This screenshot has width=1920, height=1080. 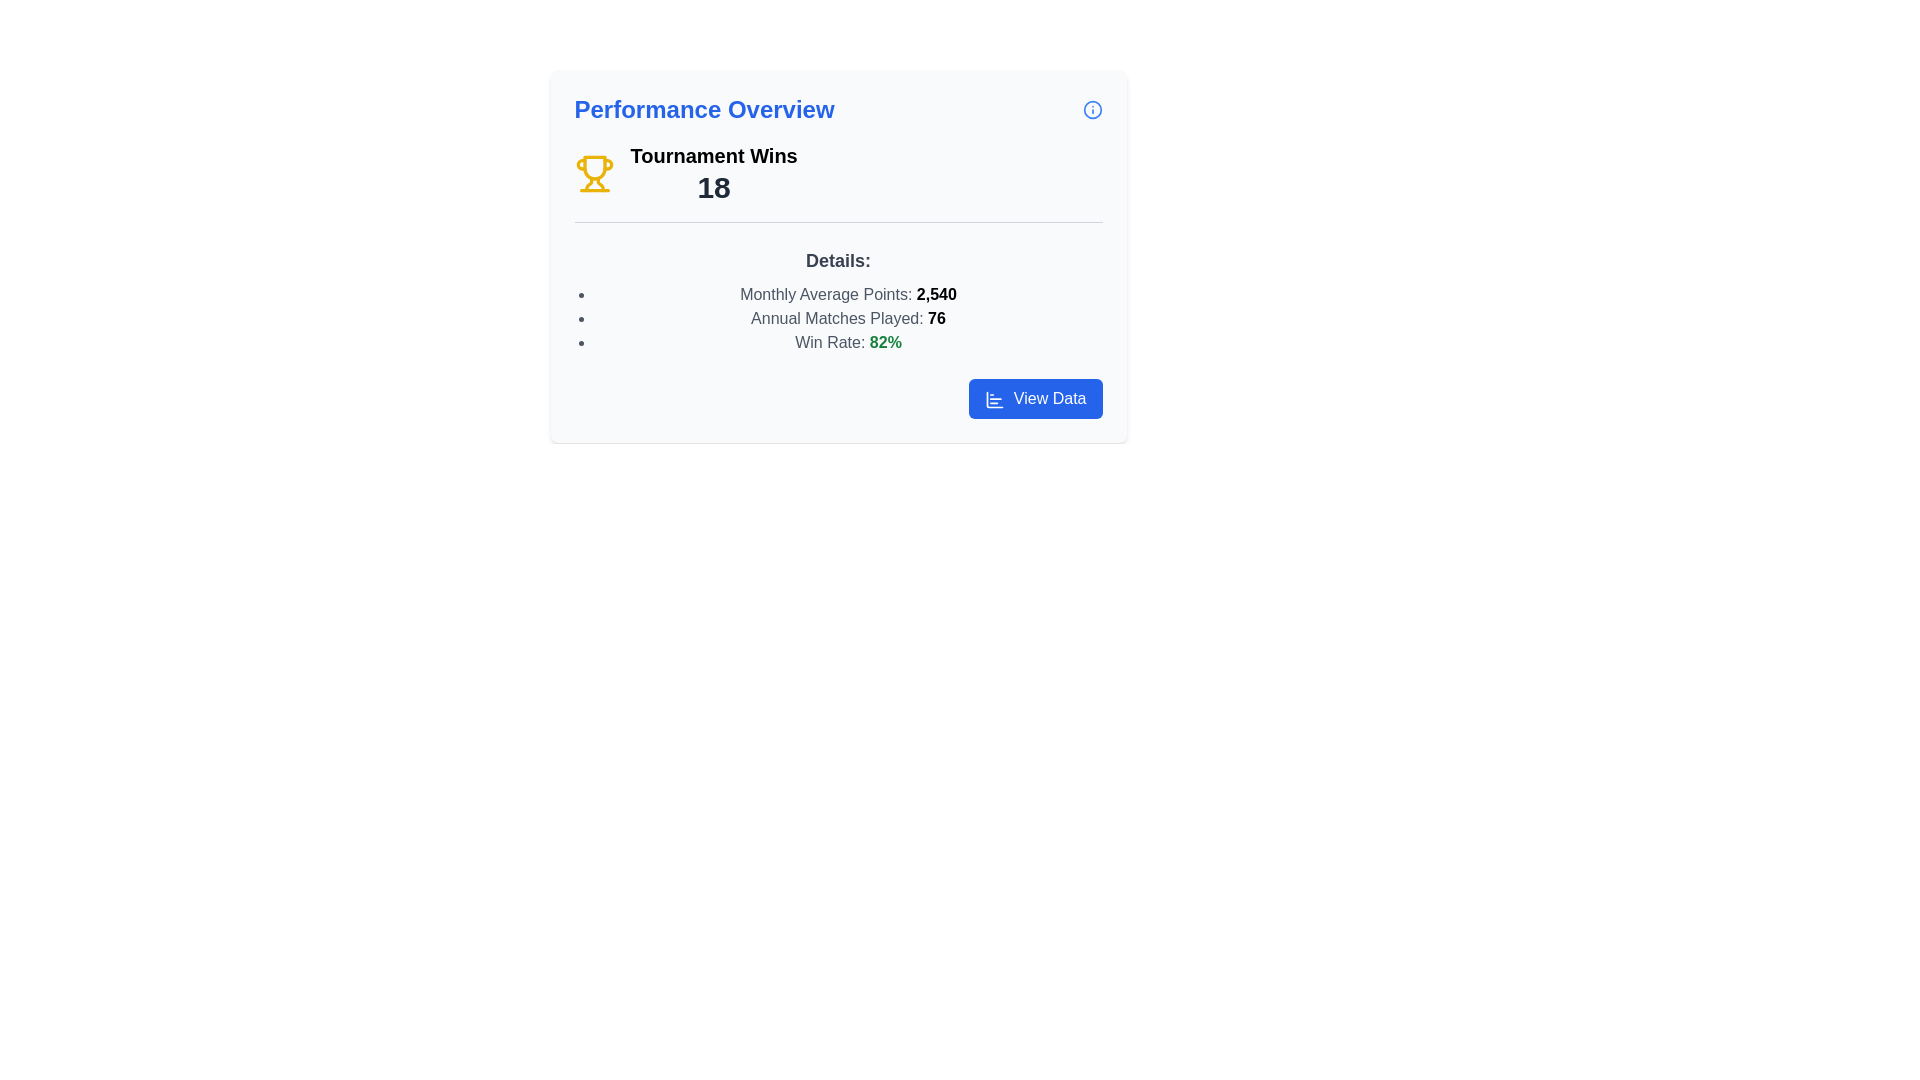 What do you see at coordinates (714, 188) in the screenshot?
I see `the bold, large black text displaying the number '18' that represents the Tournament Wins in the performance overview section` at bounding box center [714, 188].